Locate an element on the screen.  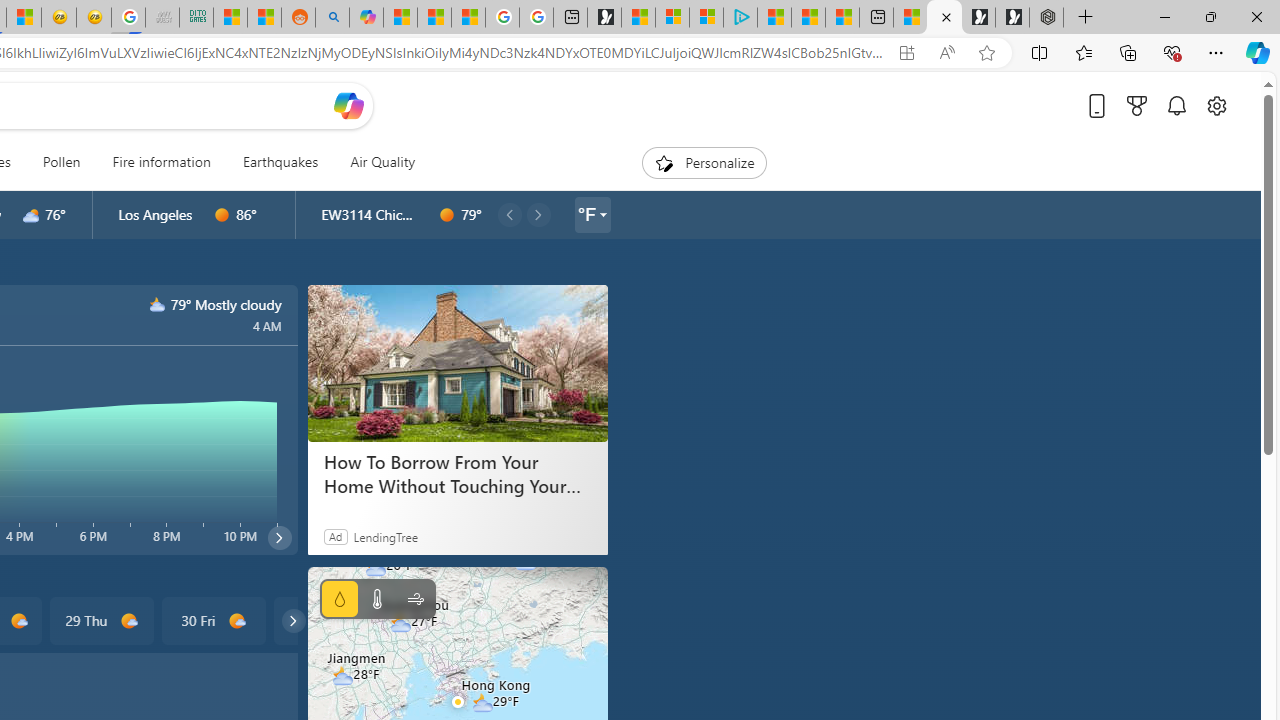
'Earthquakes' is located at coordinates (279, 162).